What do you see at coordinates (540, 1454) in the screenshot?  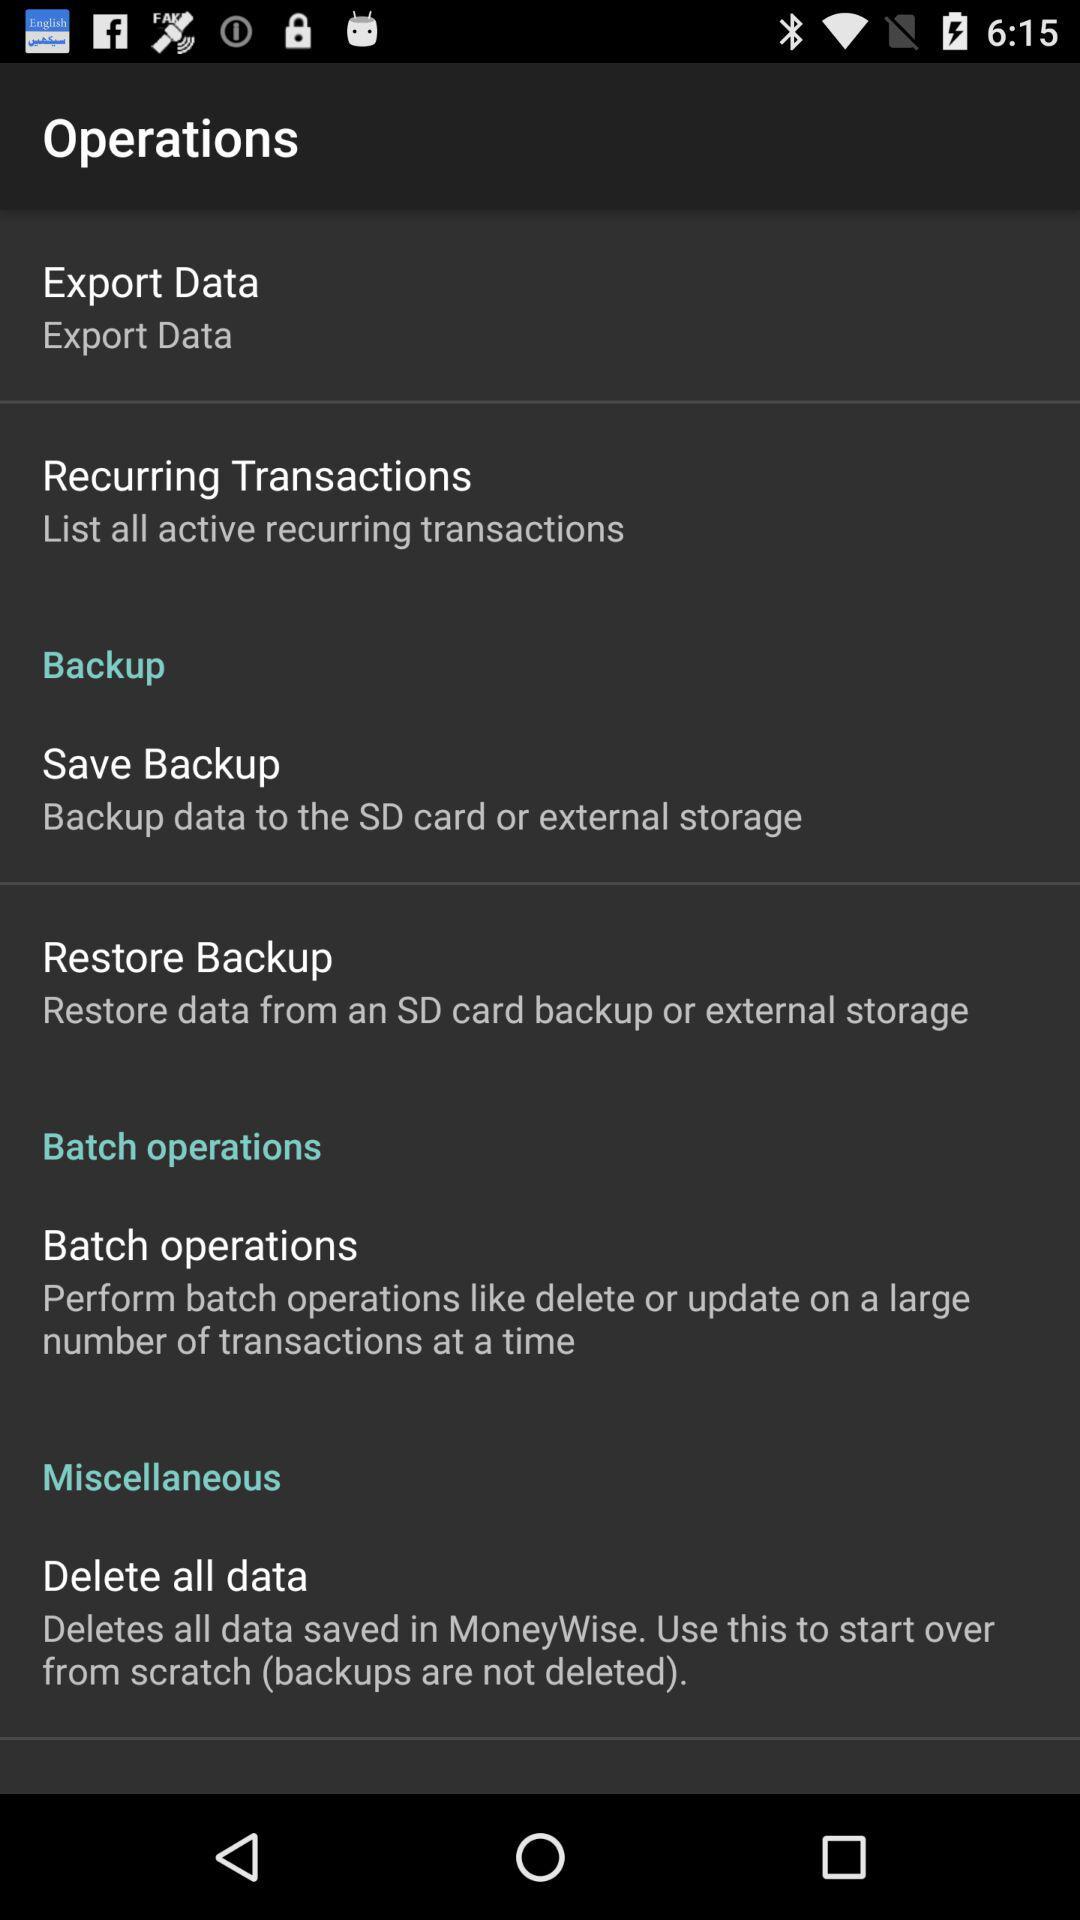 I see `app below the perform batch operations icon` at bounding box center [540, 1454].